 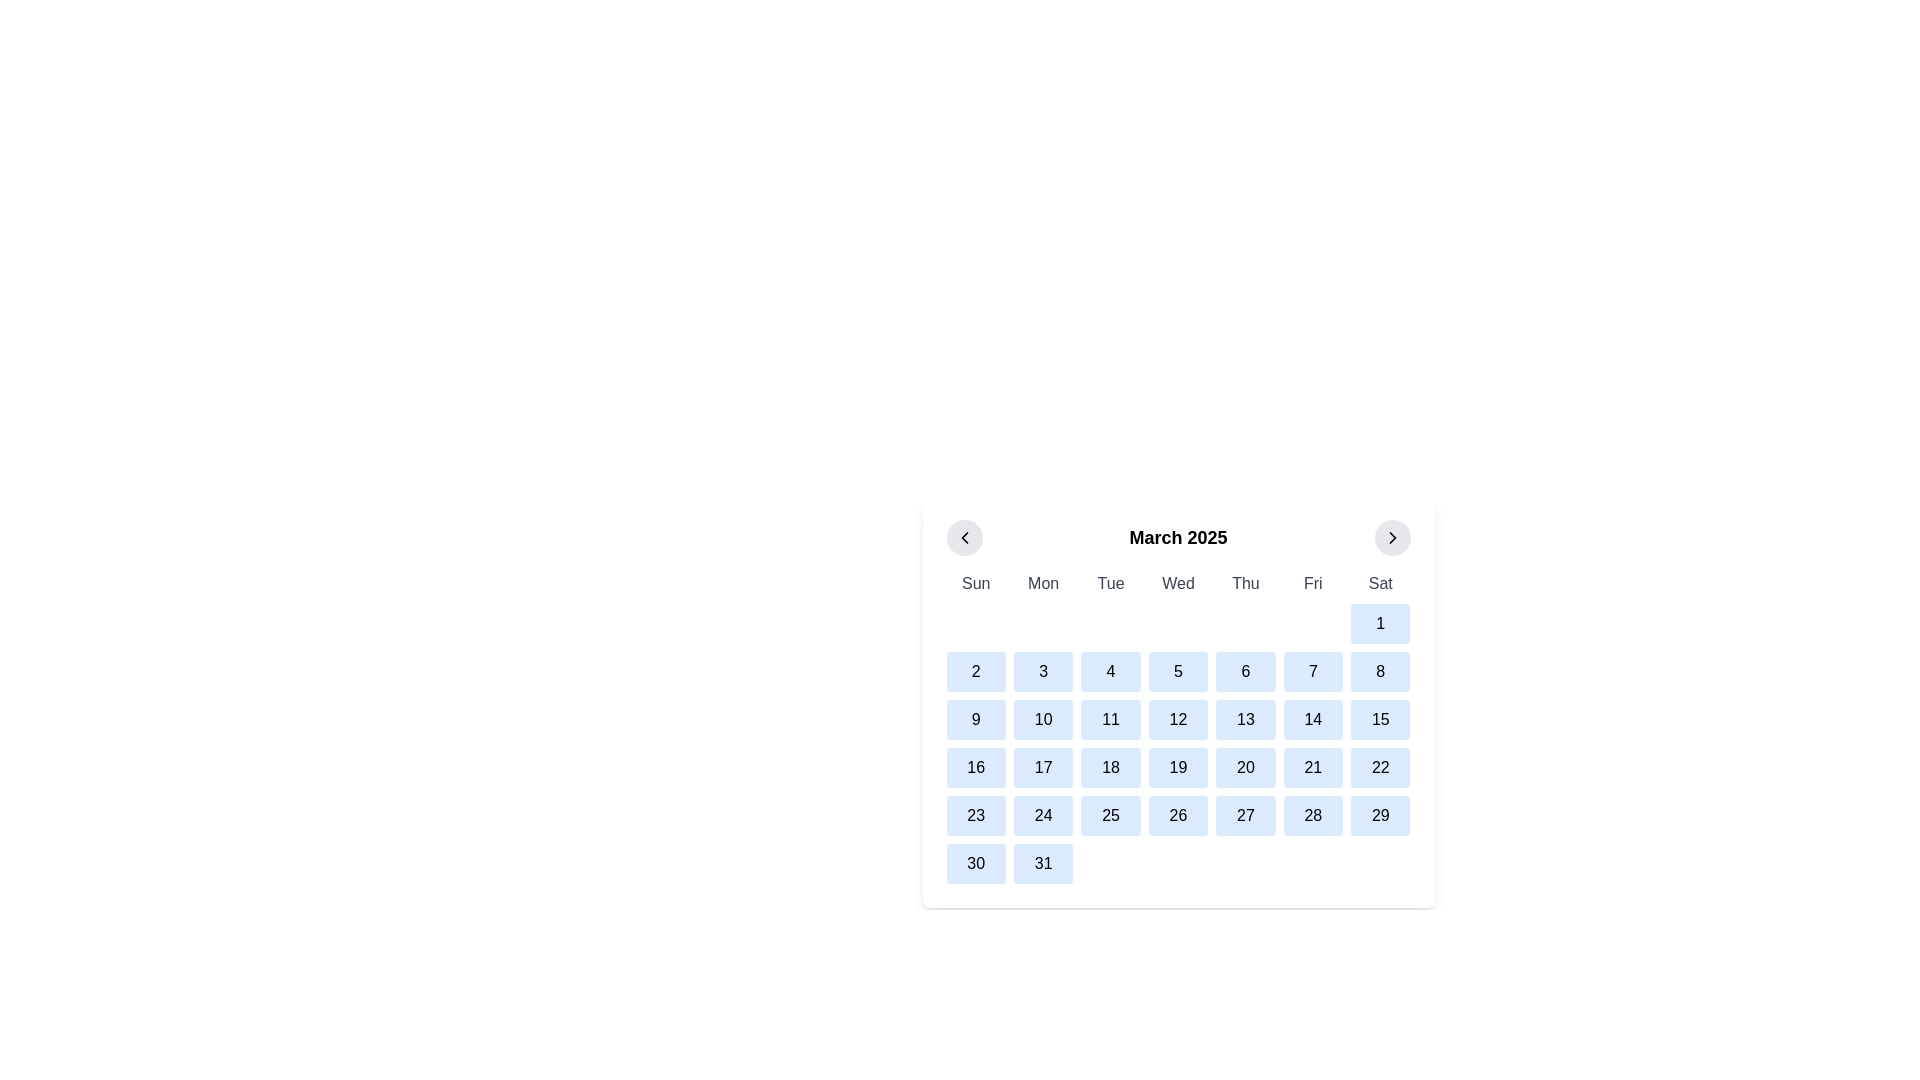 What do you see at coordinates (1110, 816) in the screenshot?
I see `the button representing the 25th day of March 2025 in the calendar located in the last row and third column (Tuesday)` at bounding box center [1110, 816].